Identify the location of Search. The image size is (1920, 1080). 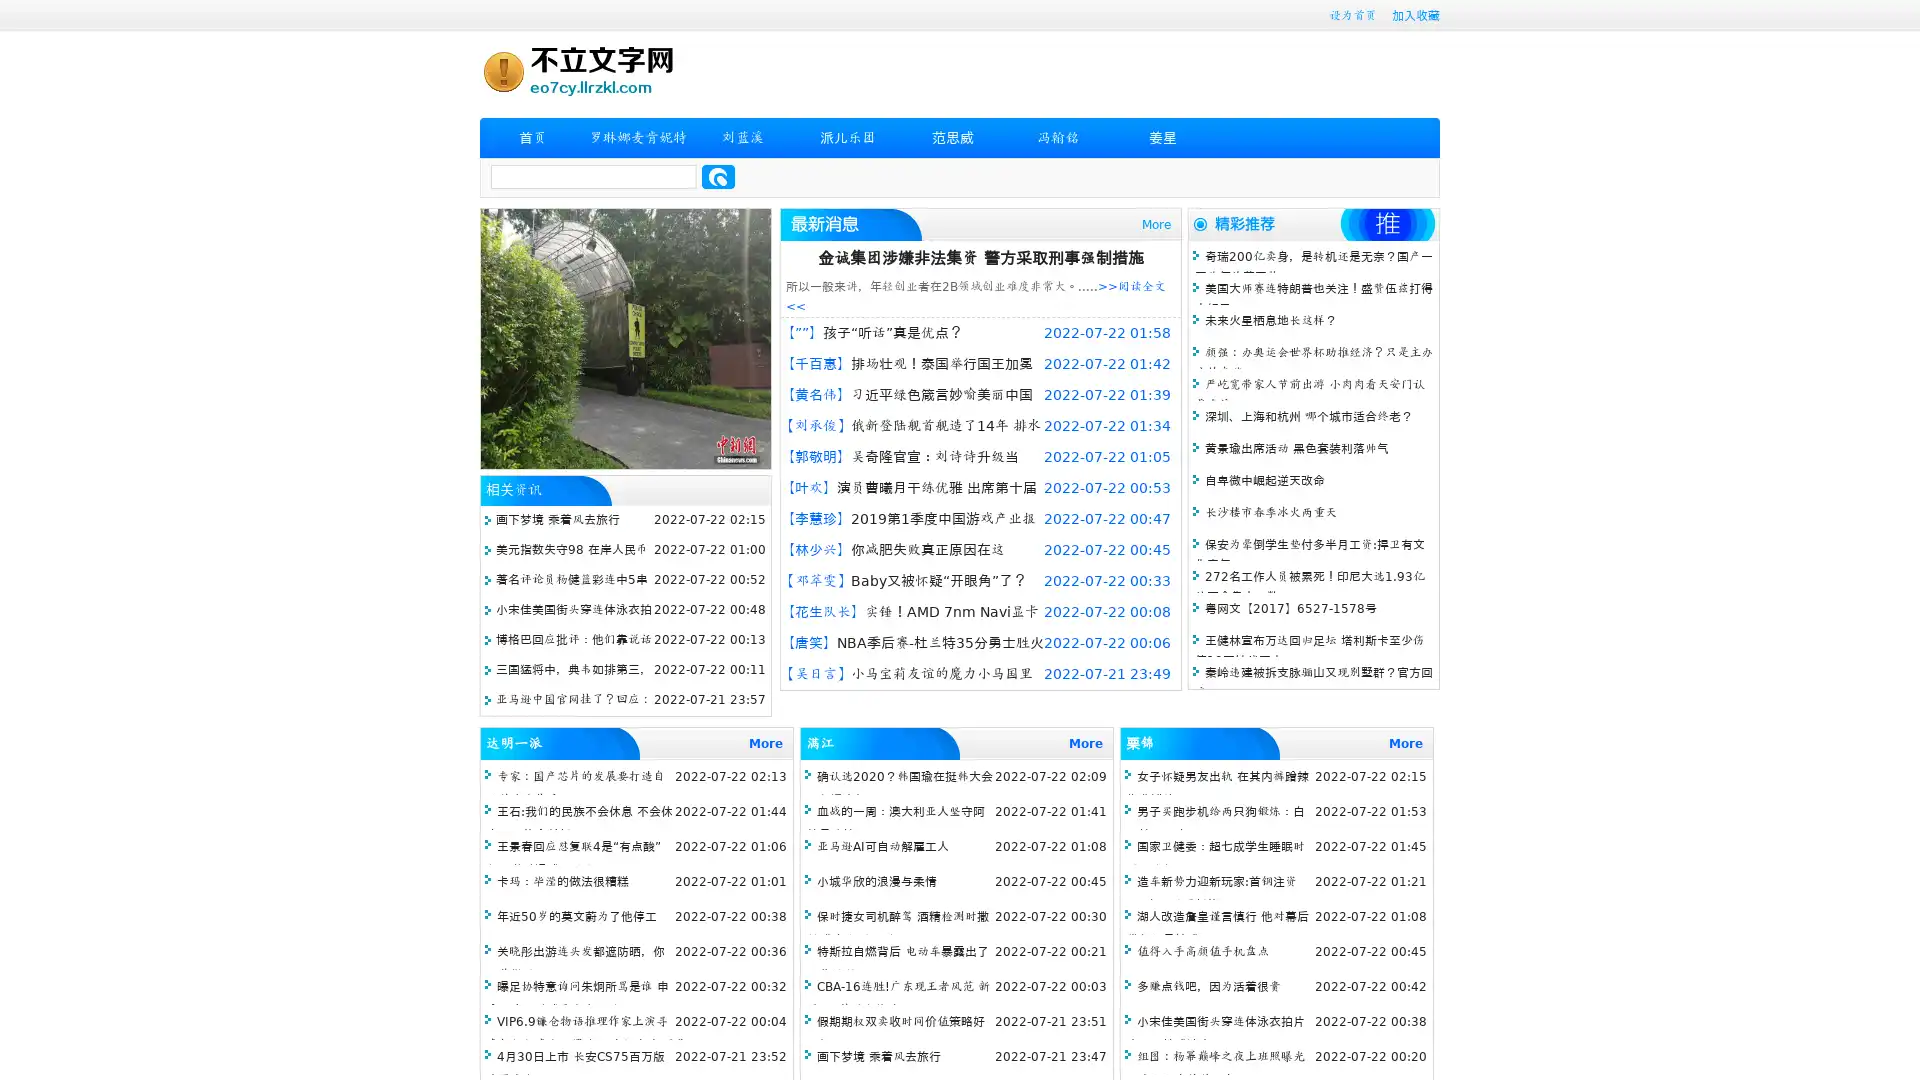
(718, 176).